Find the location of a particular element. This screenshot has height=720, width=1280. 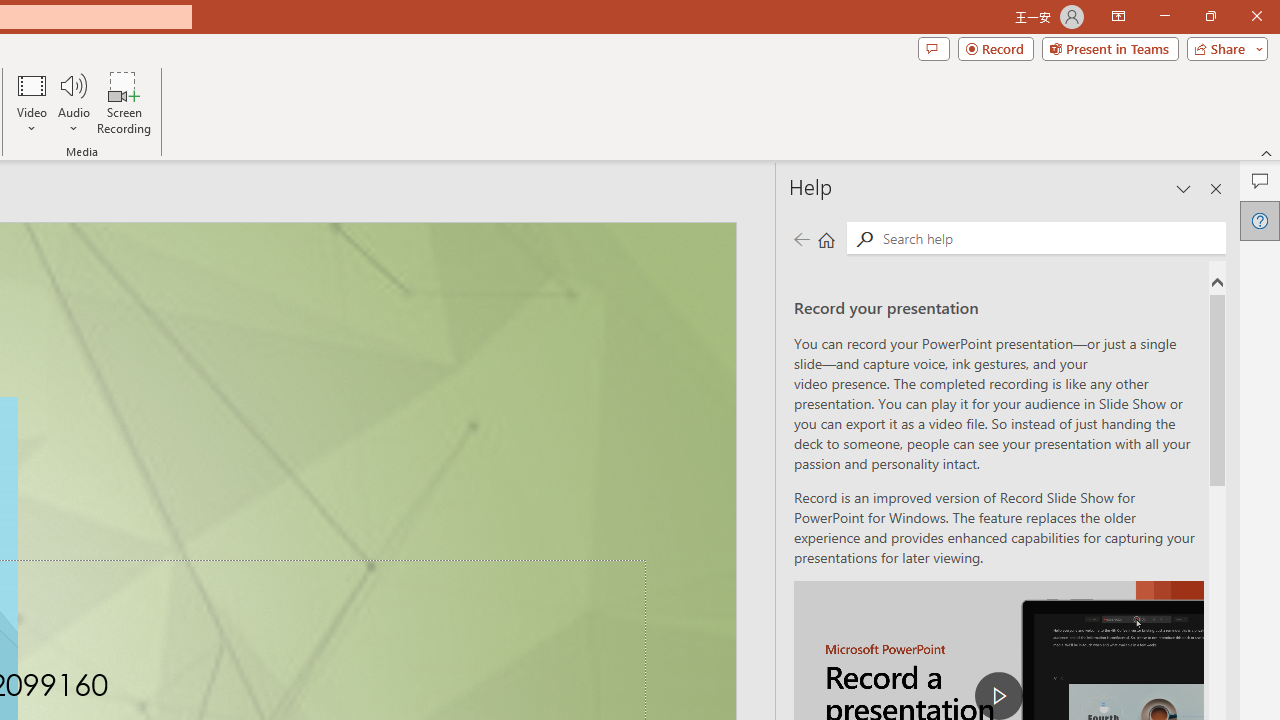

'play Record a Presentation' is located at coordinates (999, 694).